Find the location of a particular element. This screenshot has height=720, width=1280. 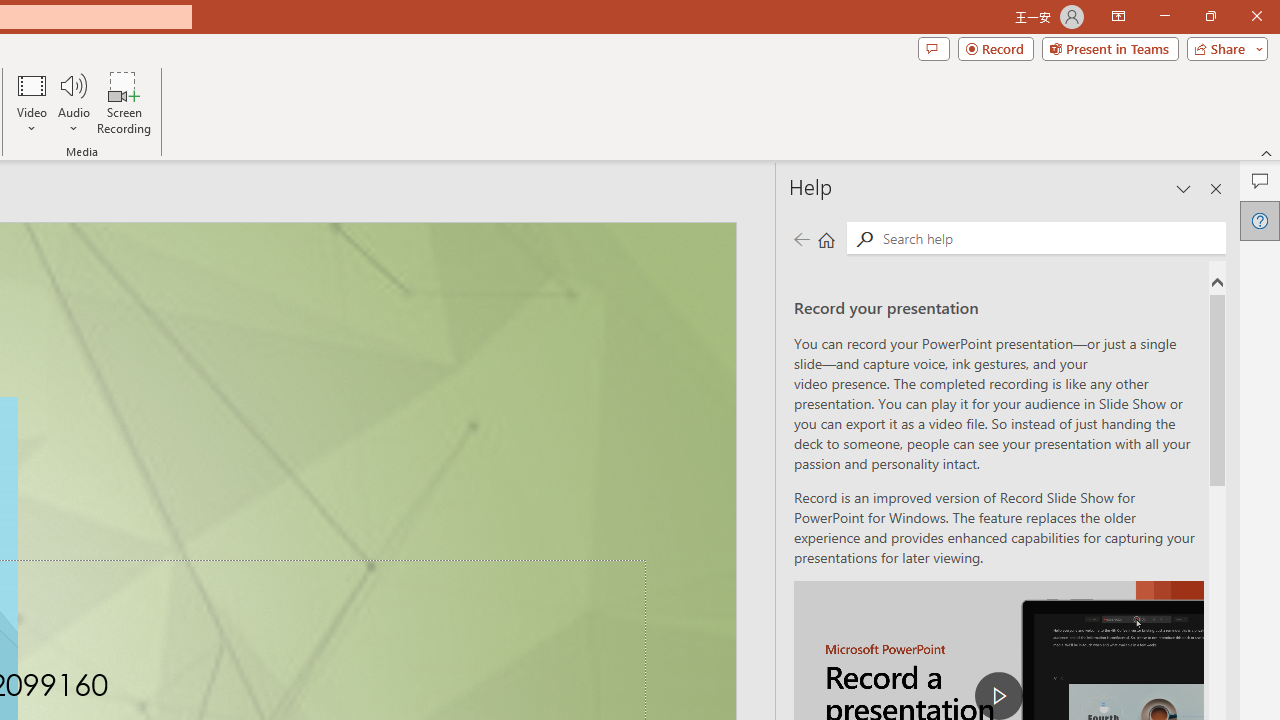

'play Record a Presentation' is located at coordinates (999, 694).